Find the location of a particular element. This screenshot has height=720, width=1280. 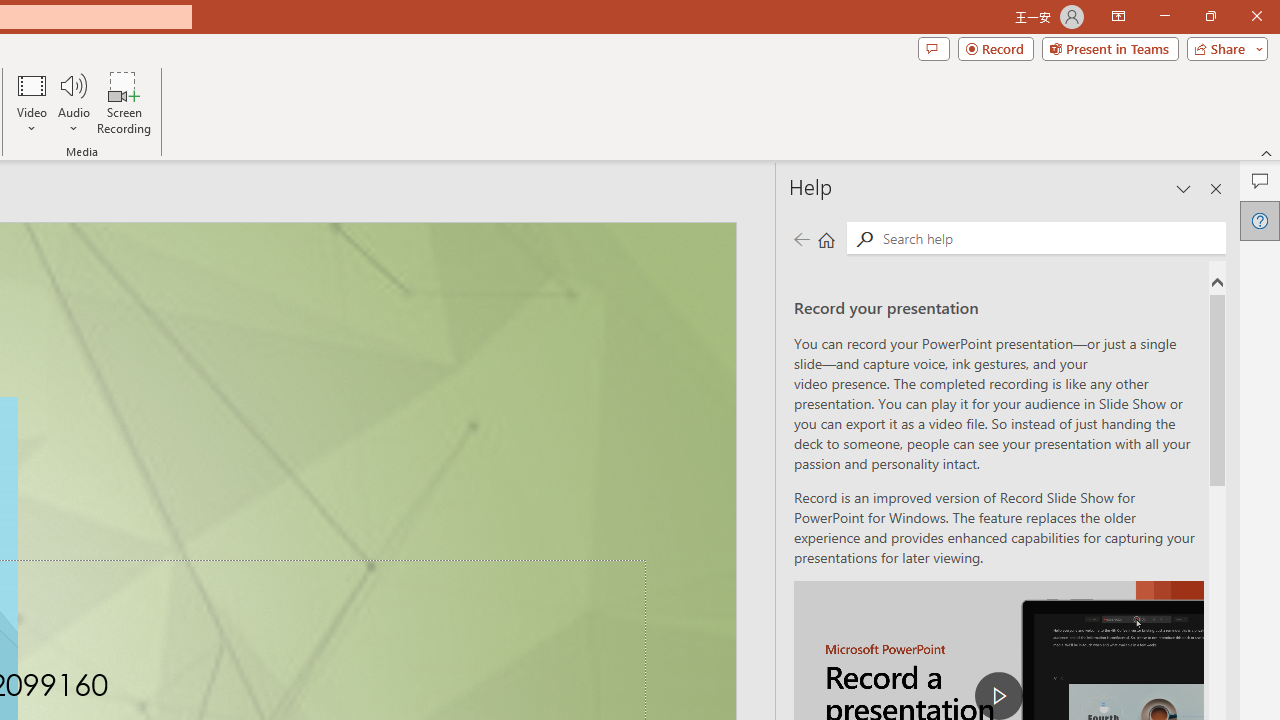

'play Record a Presentation' is located at coordinates (999, 694).